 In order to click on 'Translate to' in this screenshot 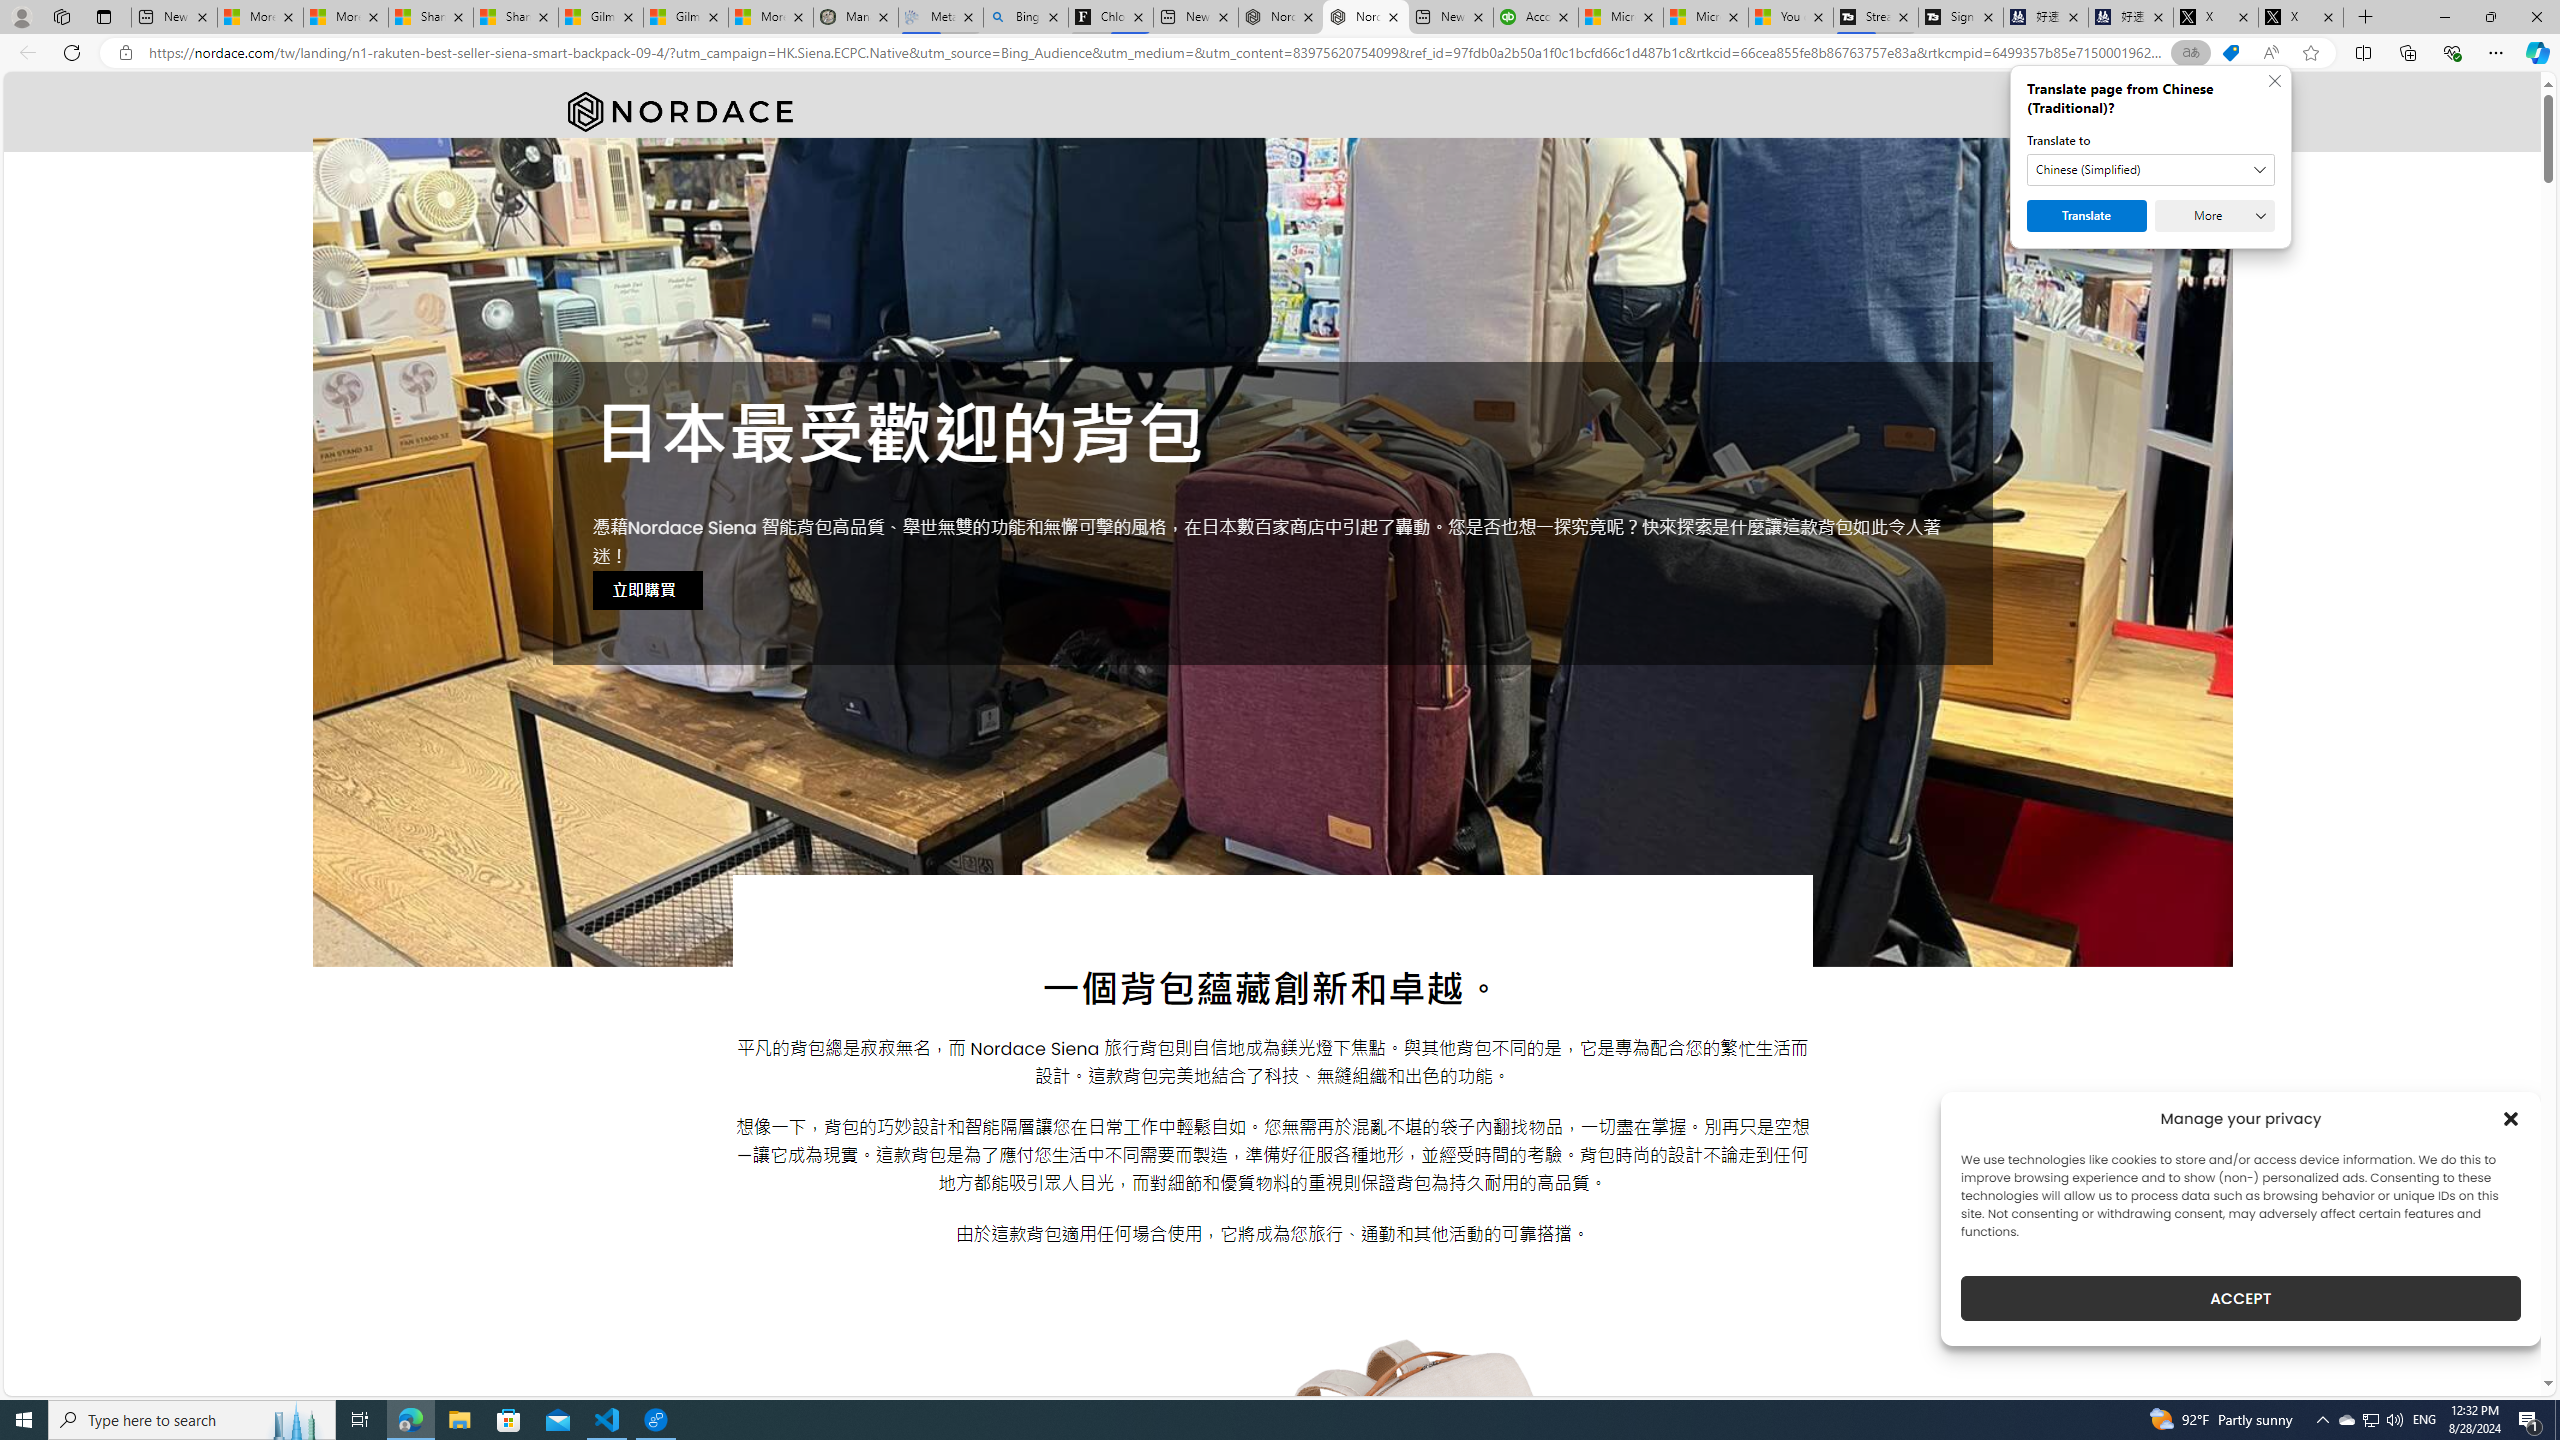, I will do `click(2151, 168)`.